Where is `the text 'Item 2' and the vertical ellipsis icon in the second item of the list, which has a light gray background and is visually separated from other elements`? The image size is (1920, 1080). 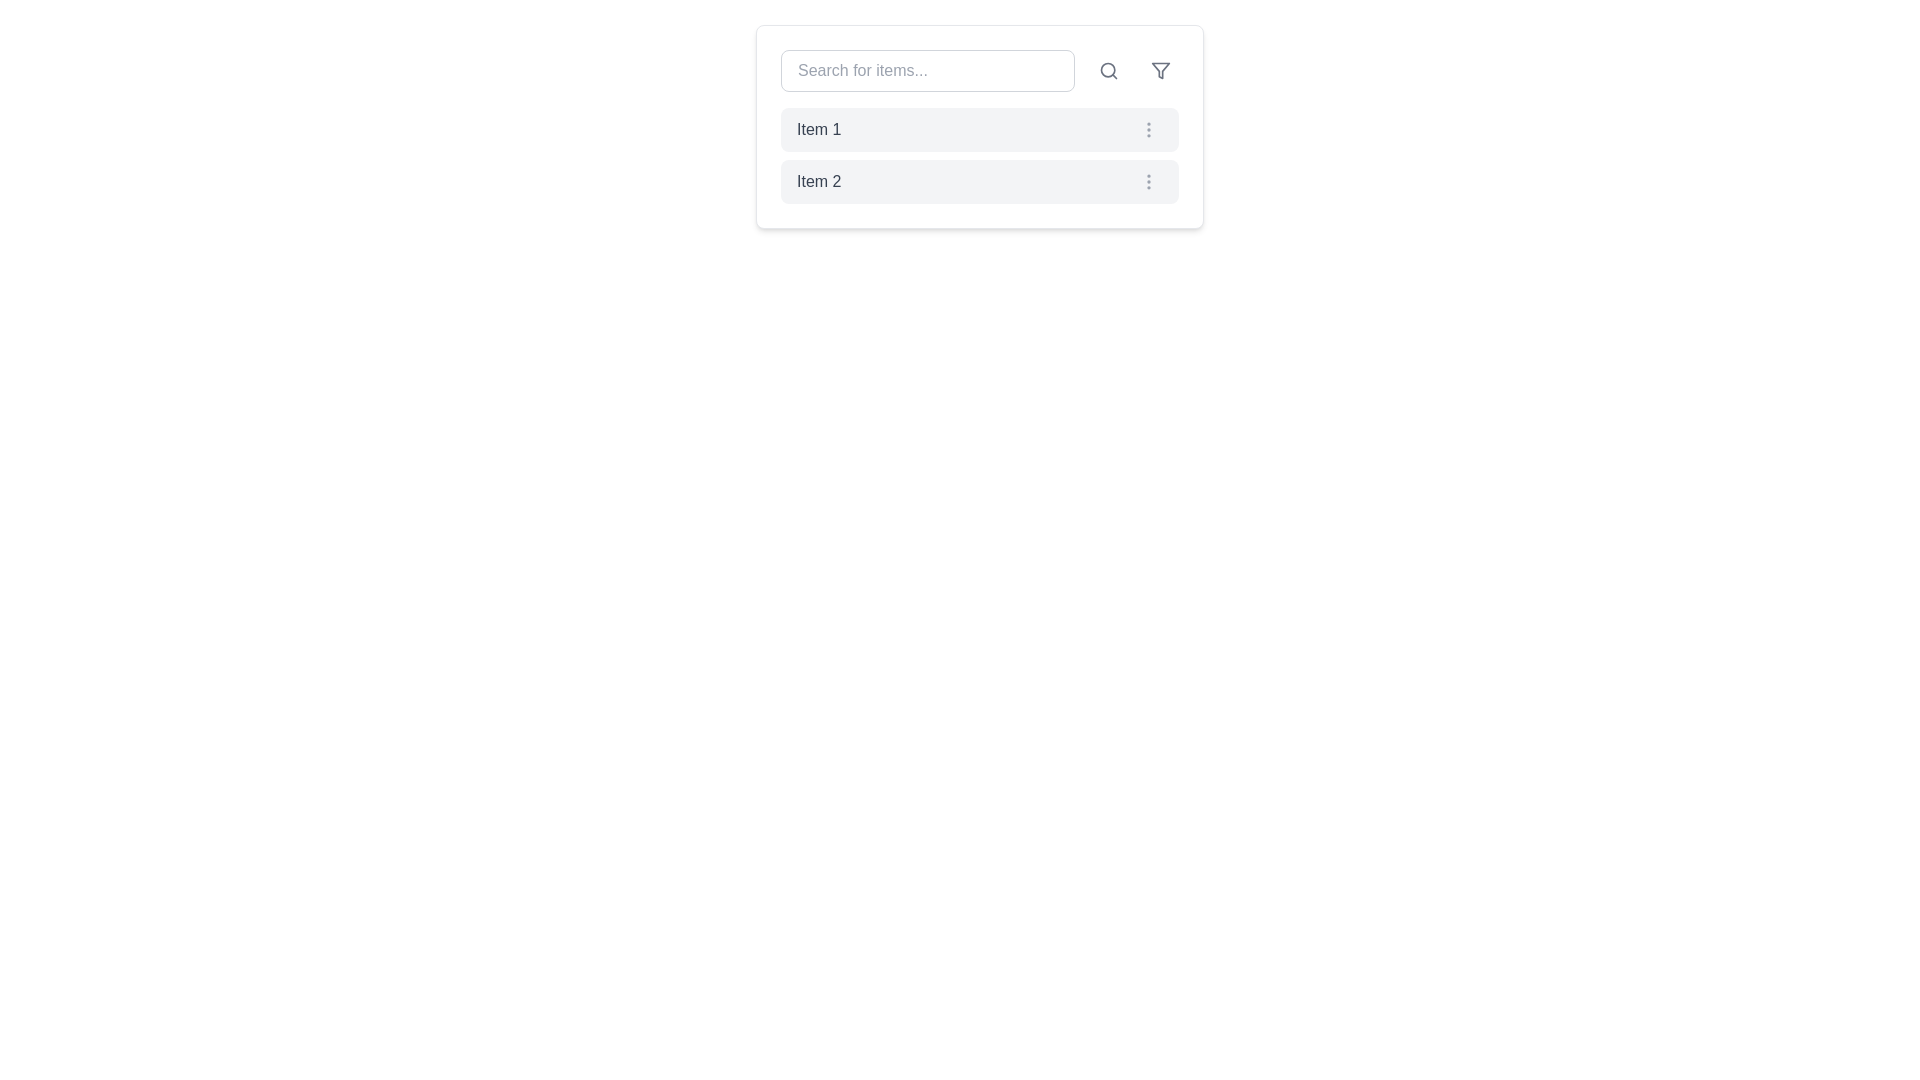 the text 'Item 2' and the vertical ellipsis icon in the second item of the list, which has a light gray background and is visually separated from other elements is located at coordinates (979, 181).